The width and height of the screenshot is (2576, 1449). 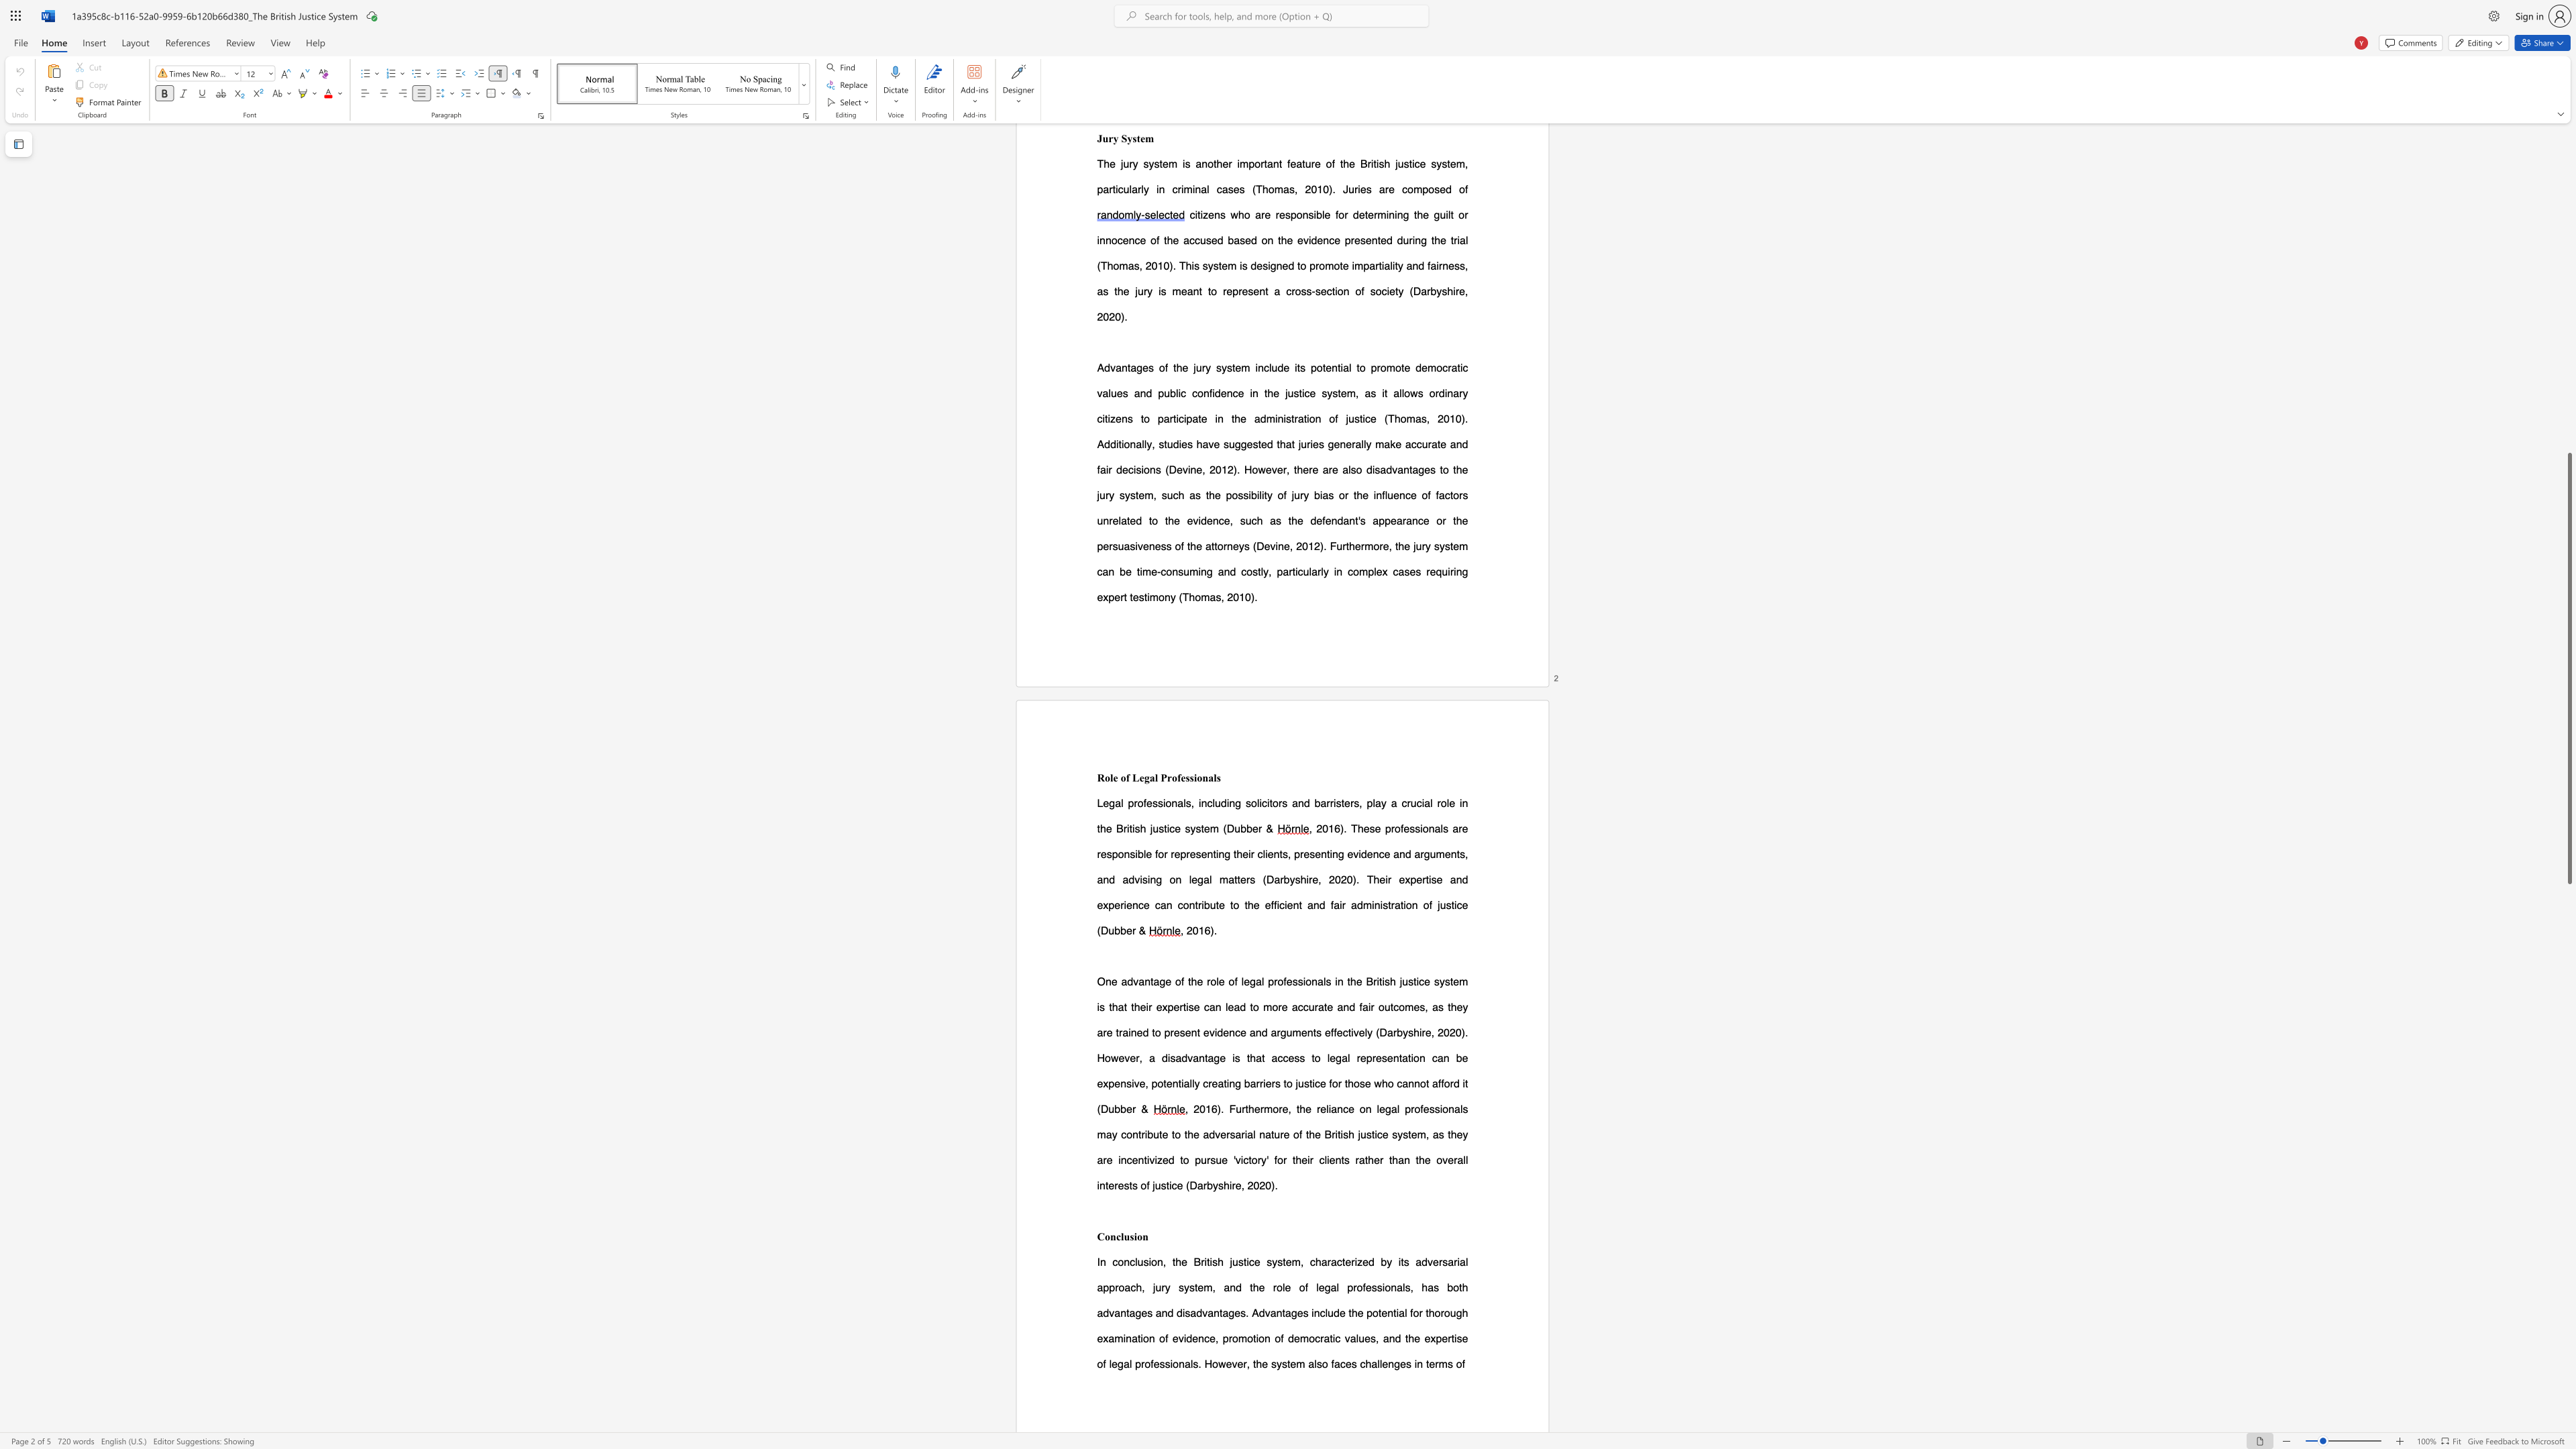 What do you see at coordinates (1099, 930) in the screenshot?
I see `the 1th character "(" in the text` at bounding box center [1099, 930].